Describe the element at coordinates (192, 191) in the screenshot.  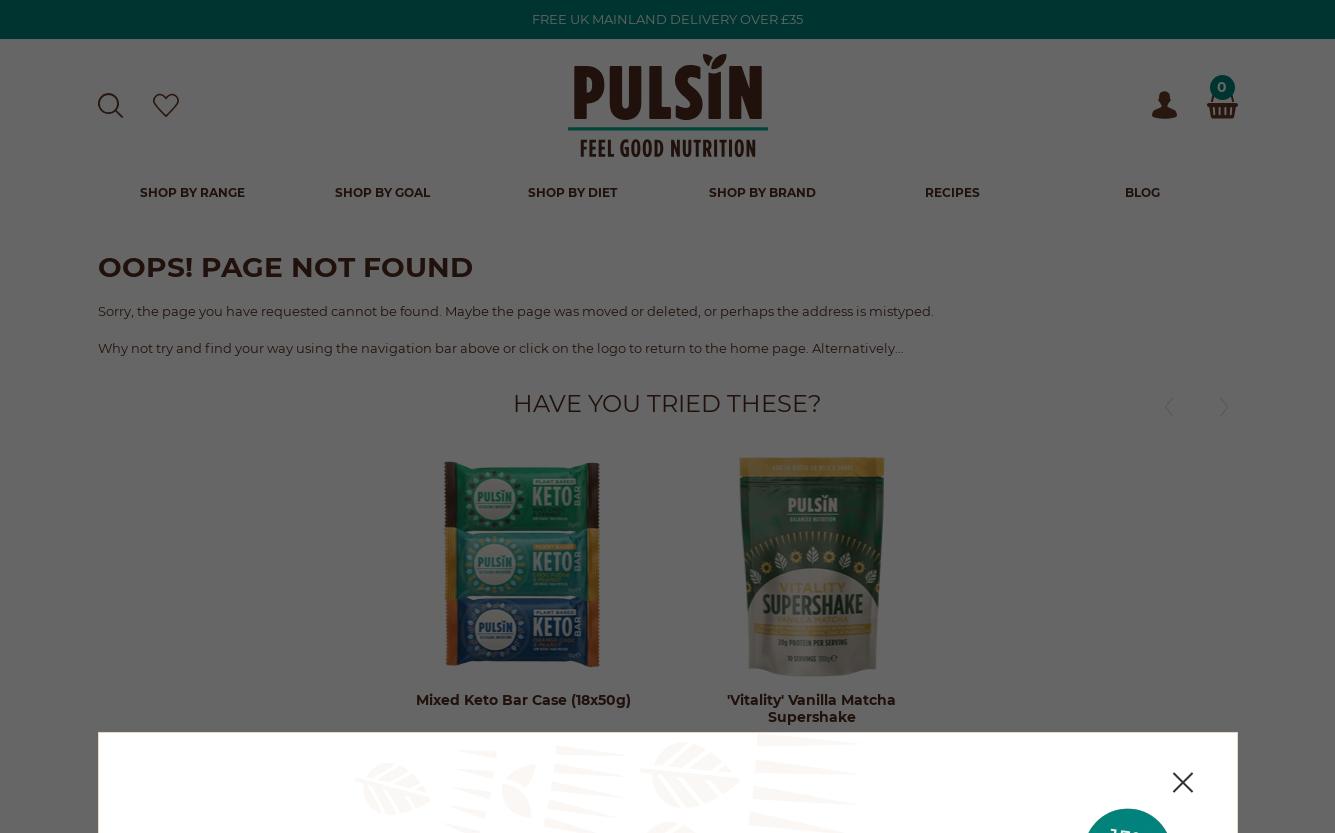
I see `'Shop by Range'` at that location.